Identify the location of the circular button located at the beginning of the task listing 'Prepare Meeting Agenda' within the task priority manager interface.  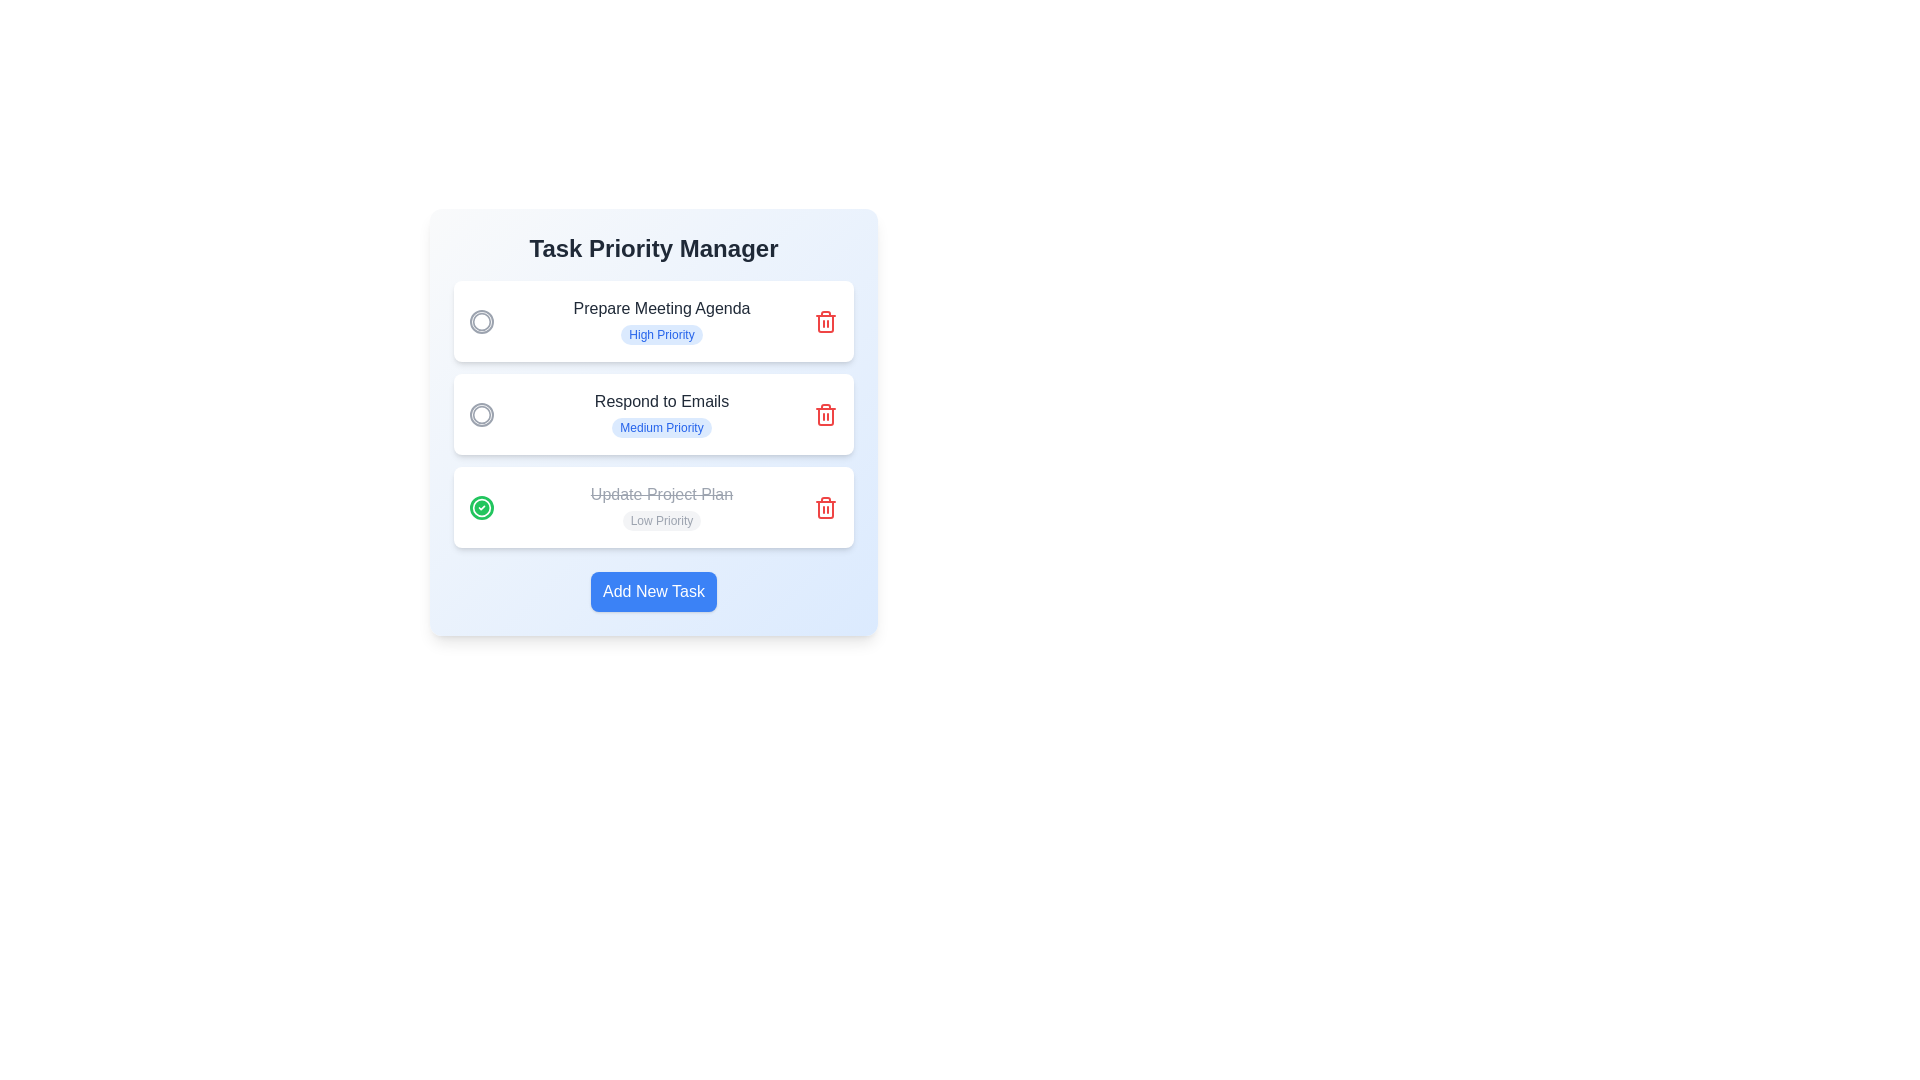
(481, 320).